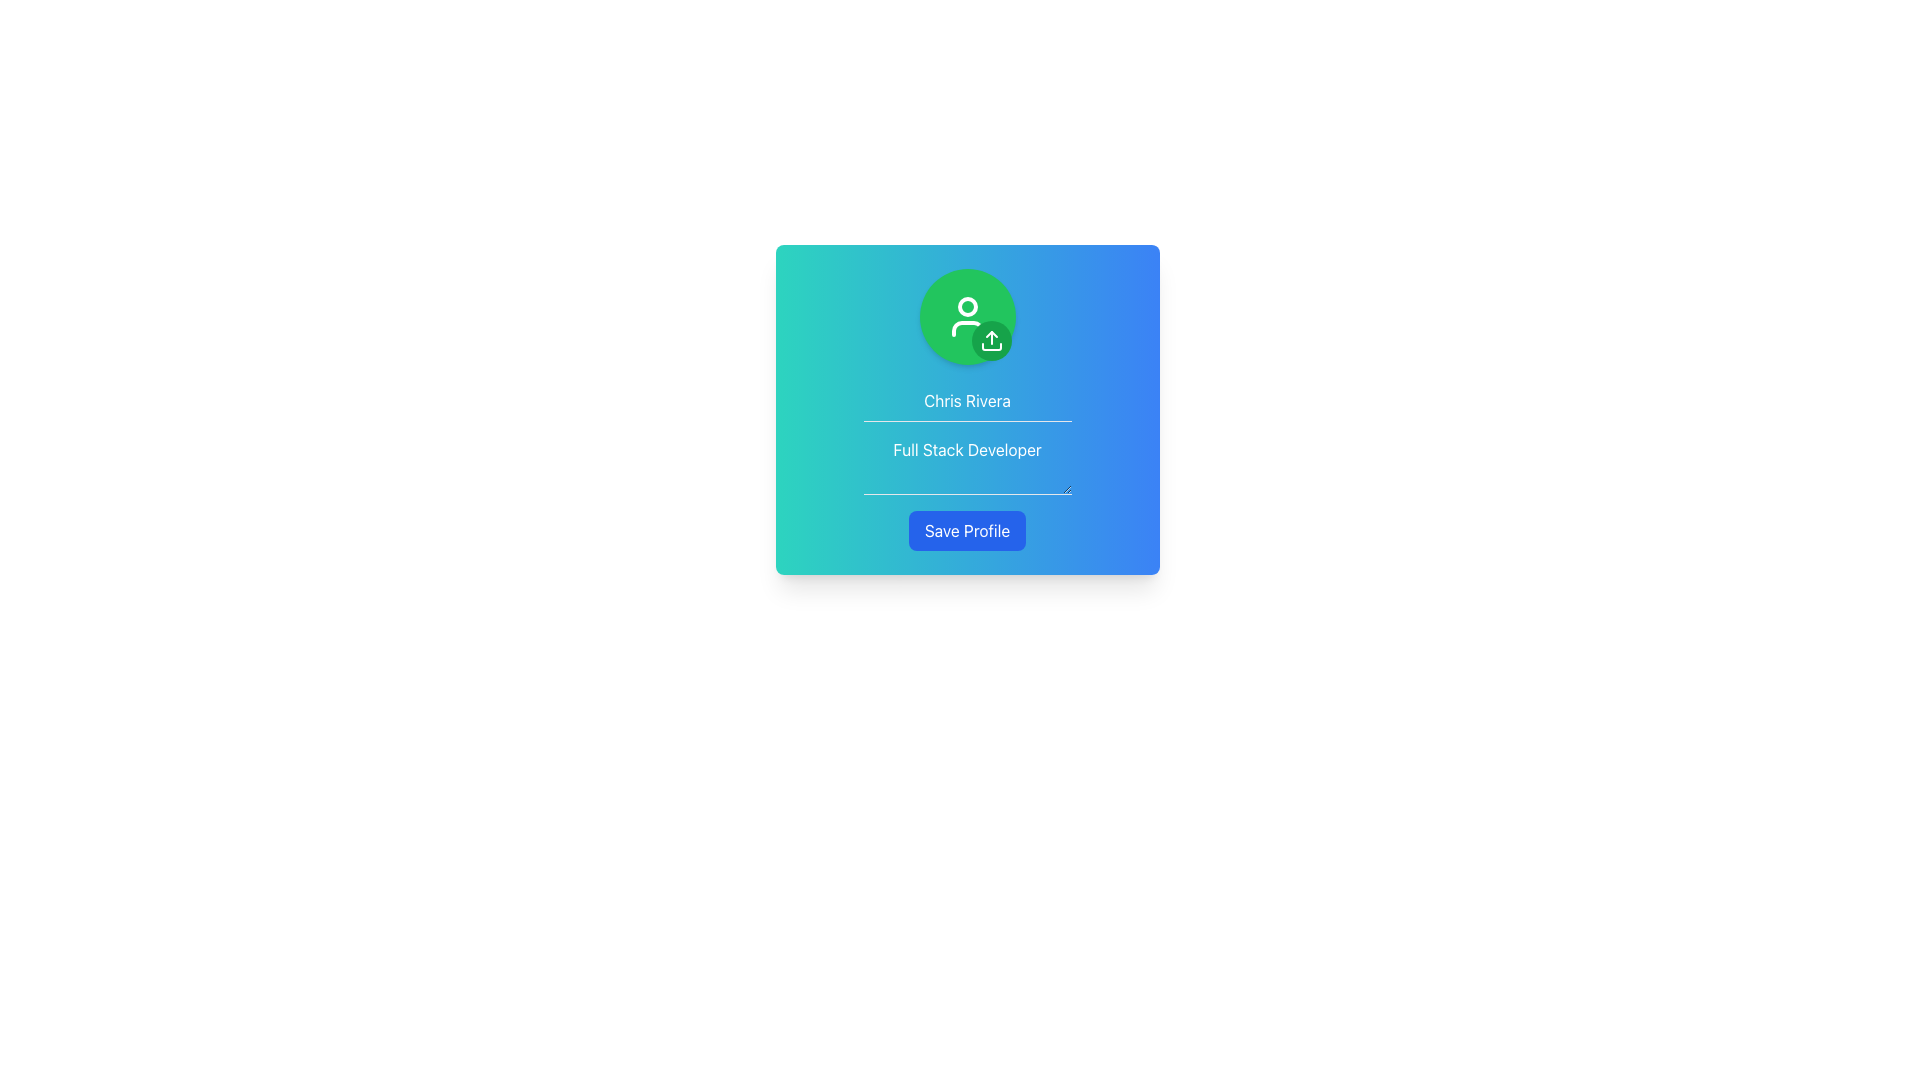 The image size is (1920, 1080). I want to click on the upload icon located in the bottom-right of the green circular profile picture element, which contains a white user icon, to initiate picture upload, so click(967, 315).